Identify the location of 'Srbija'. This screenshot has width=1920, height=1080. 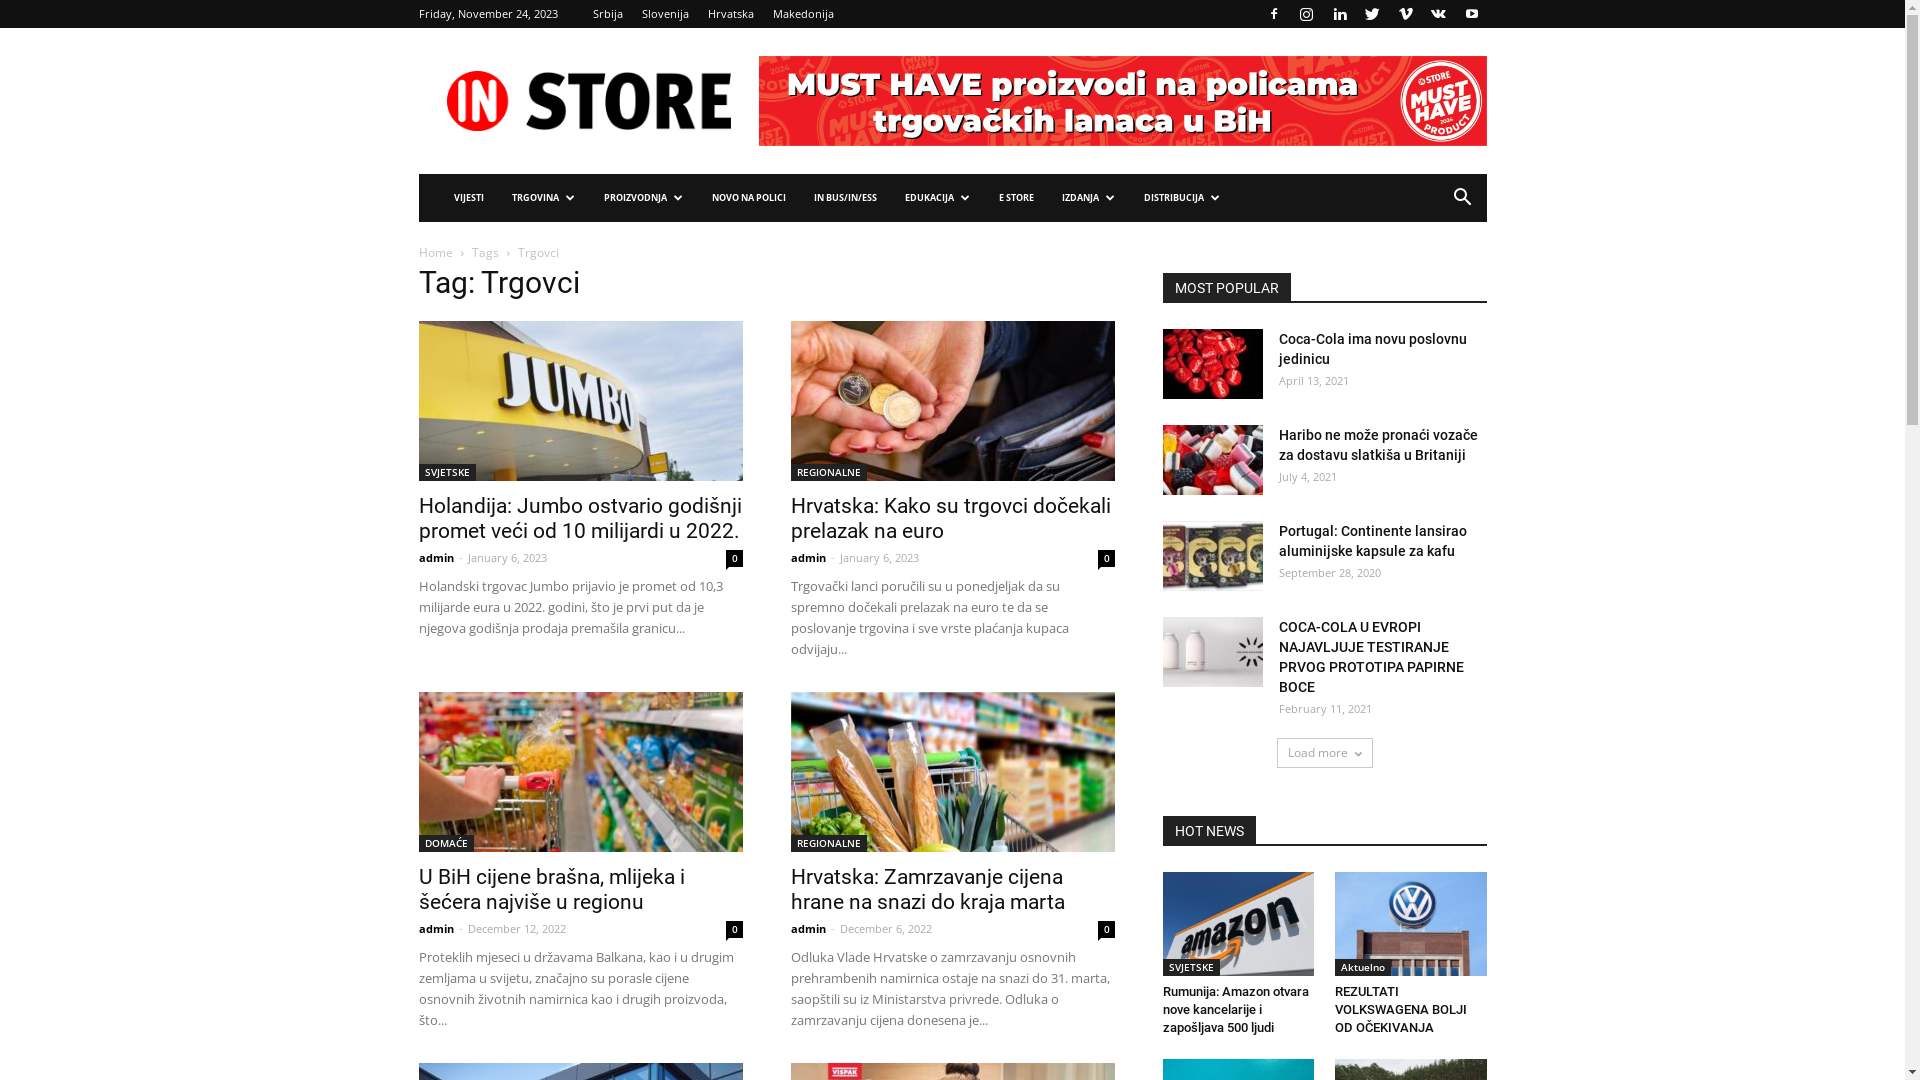
(605, 13).